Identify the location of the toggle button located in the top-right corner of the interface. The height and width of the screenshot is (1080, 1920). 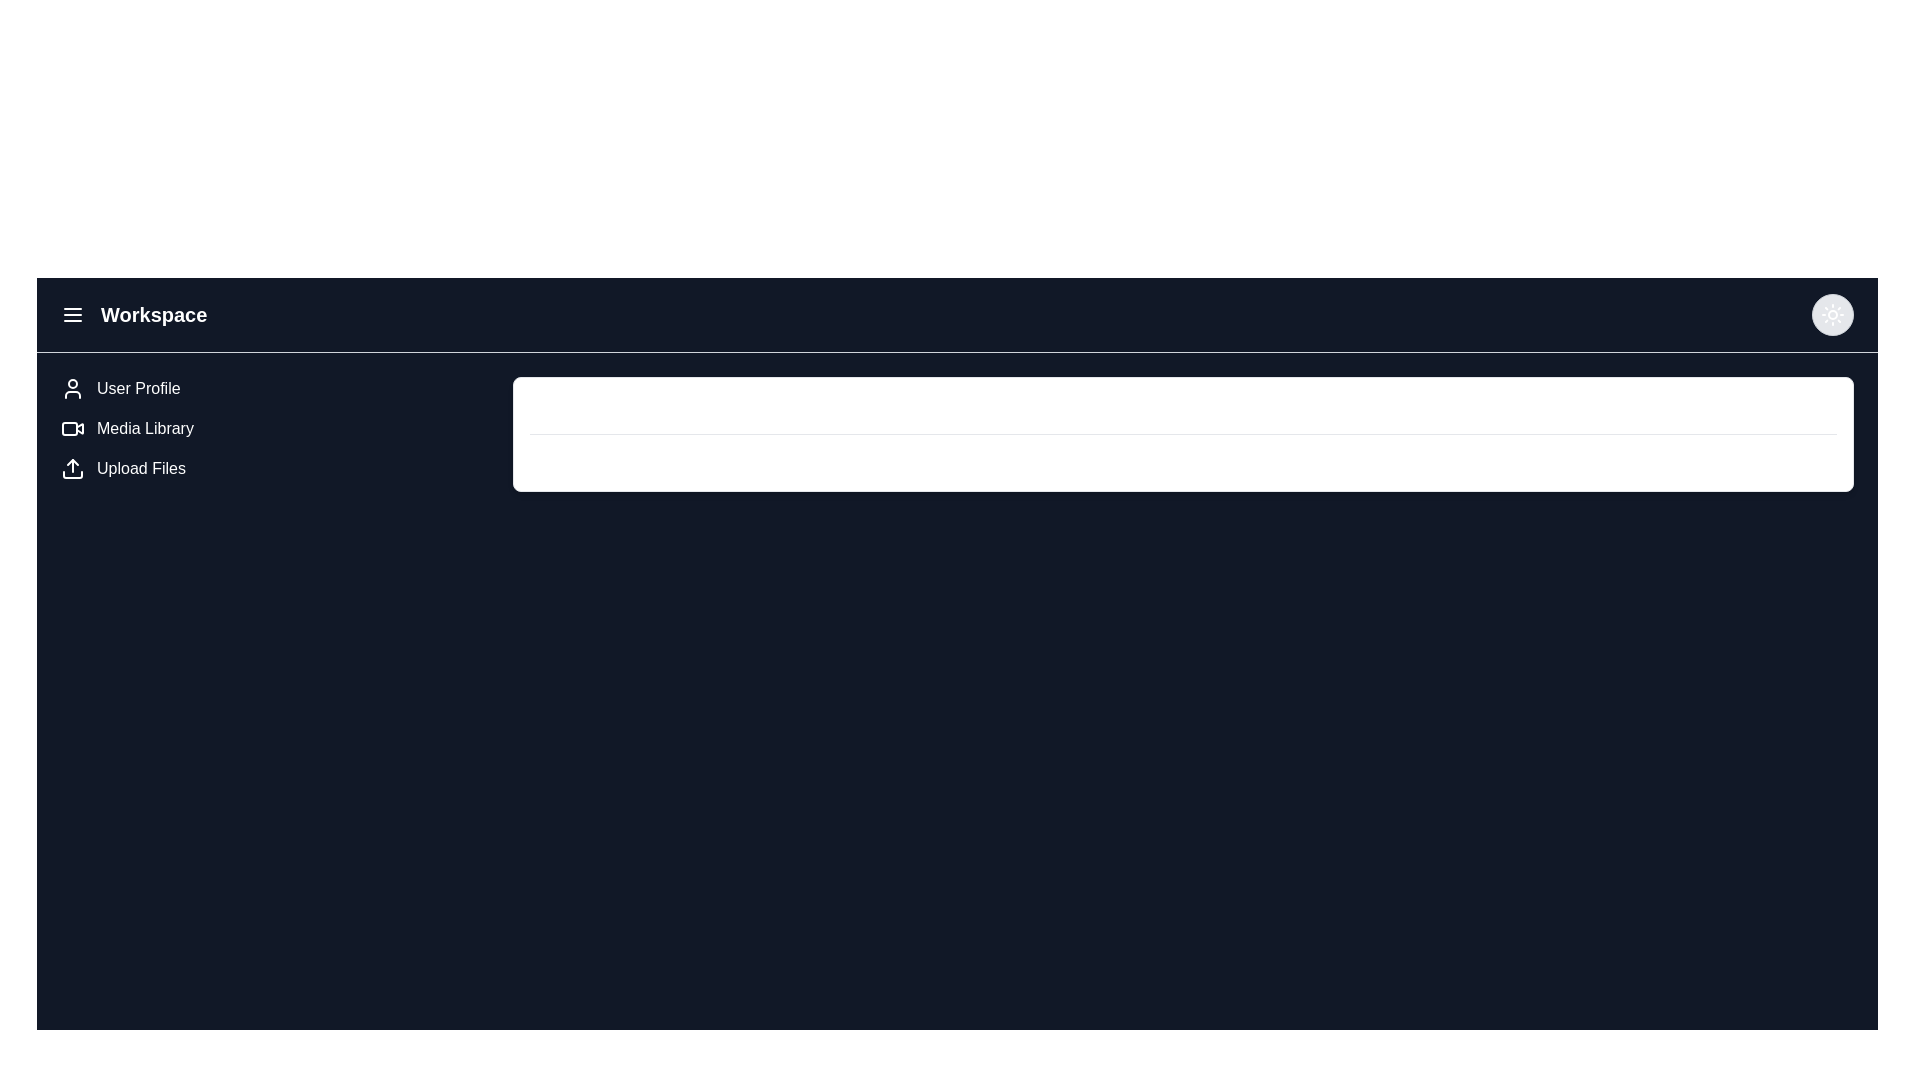
(1833, 315).